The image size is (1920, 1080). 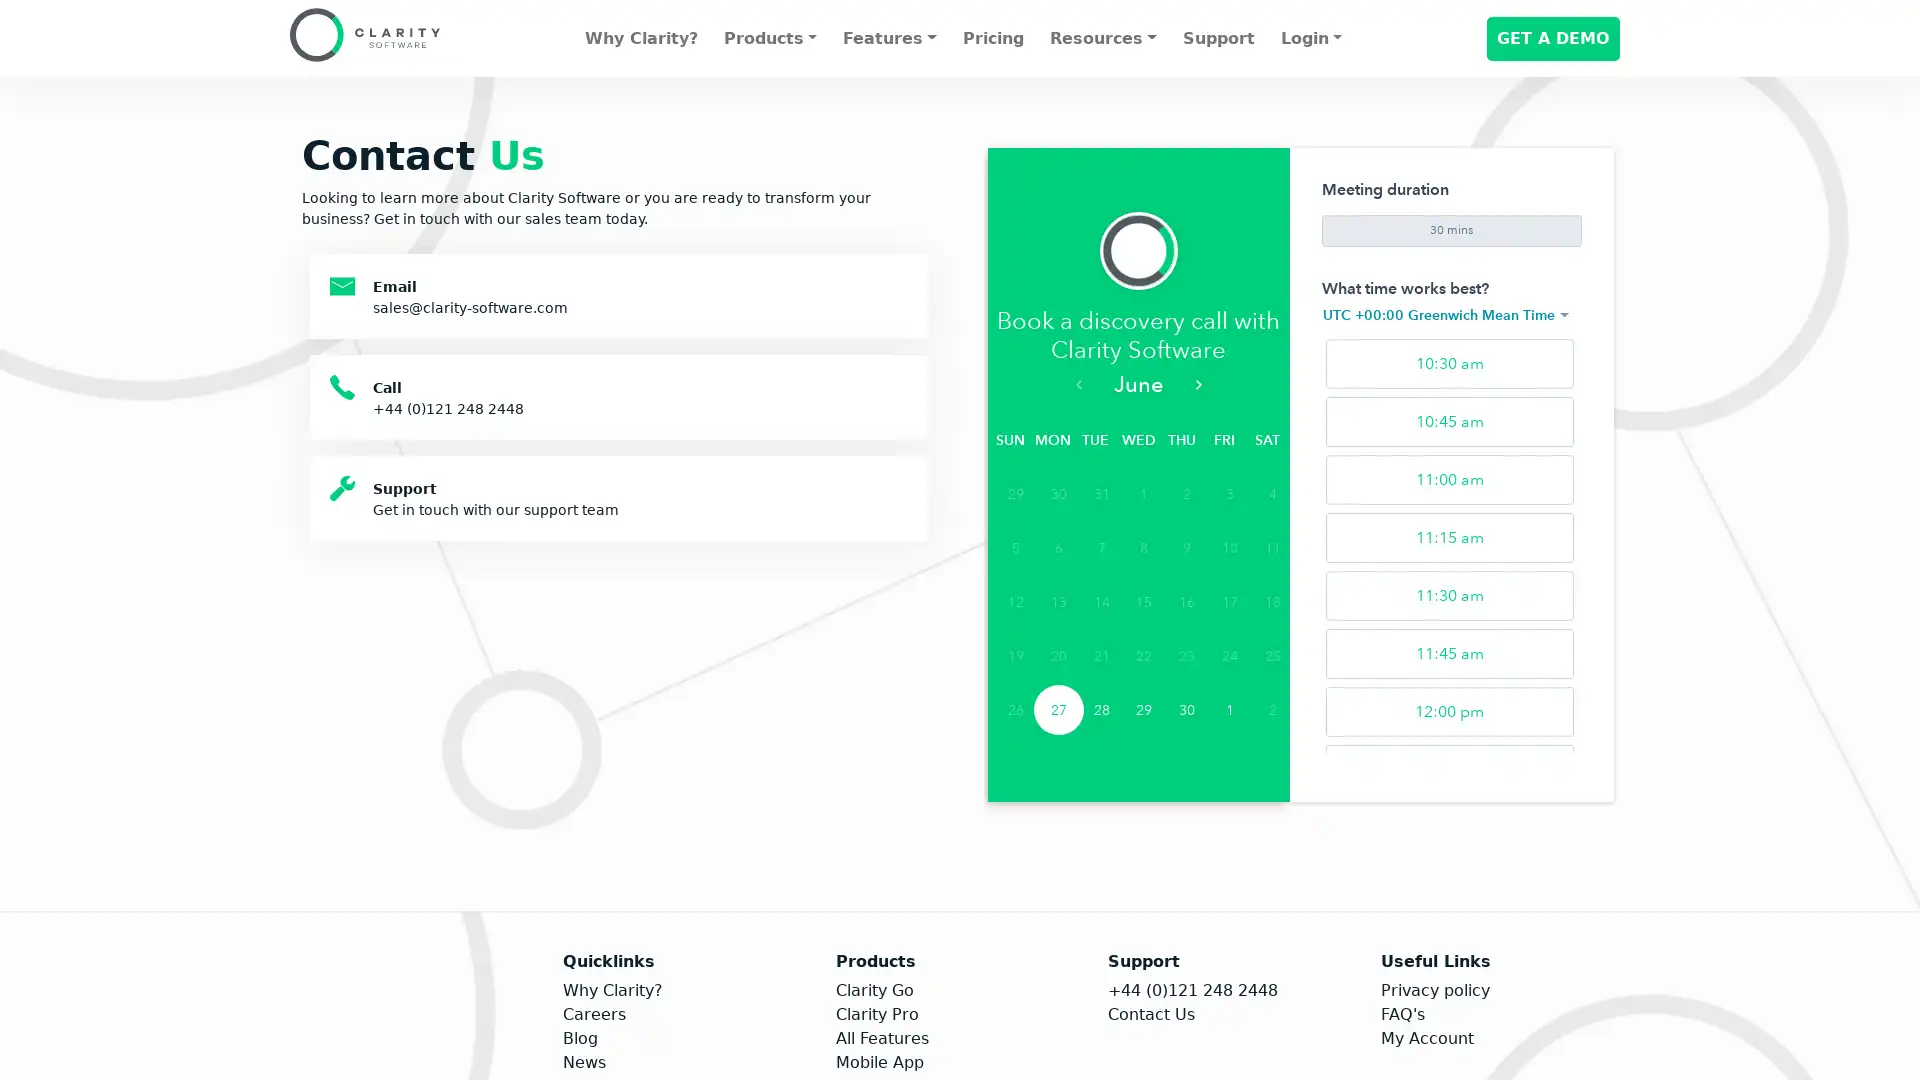 What do you see at coordinates (1102, 38) in the screenshot?
I see `Resources` at bounding box center [1102, 38].